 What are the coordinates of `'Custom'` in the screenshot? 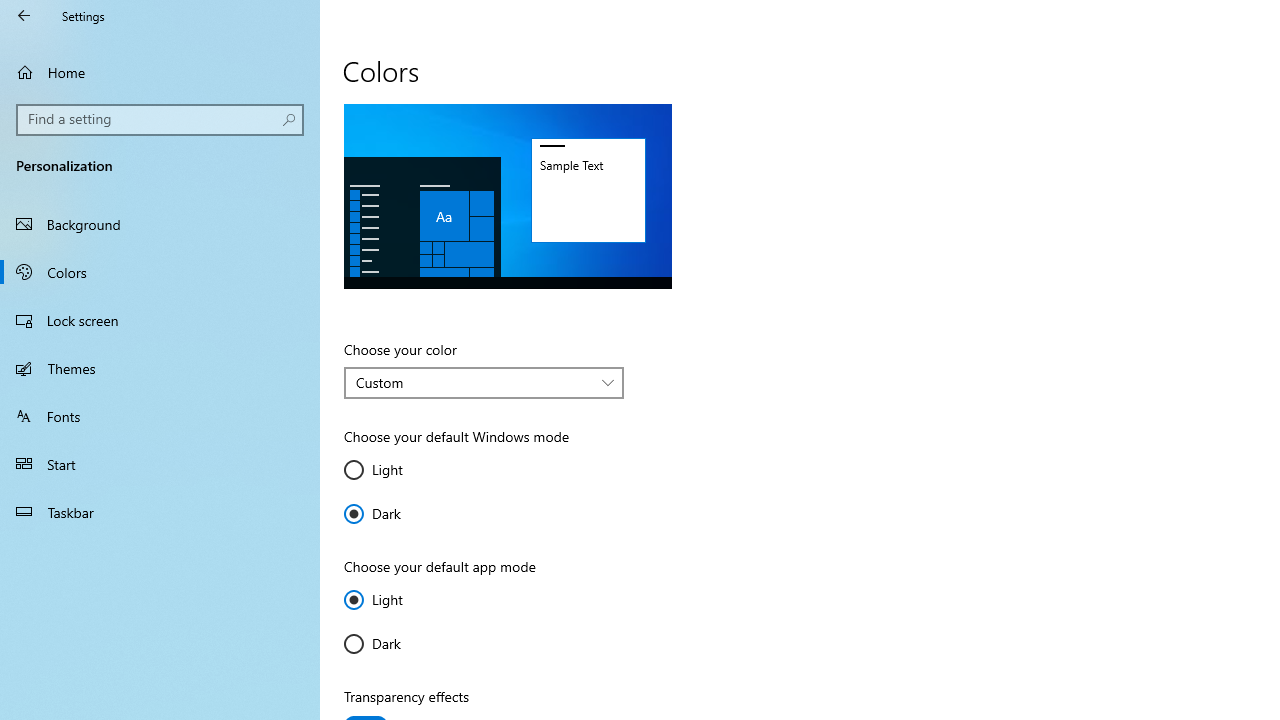 It's located at (472, 382).